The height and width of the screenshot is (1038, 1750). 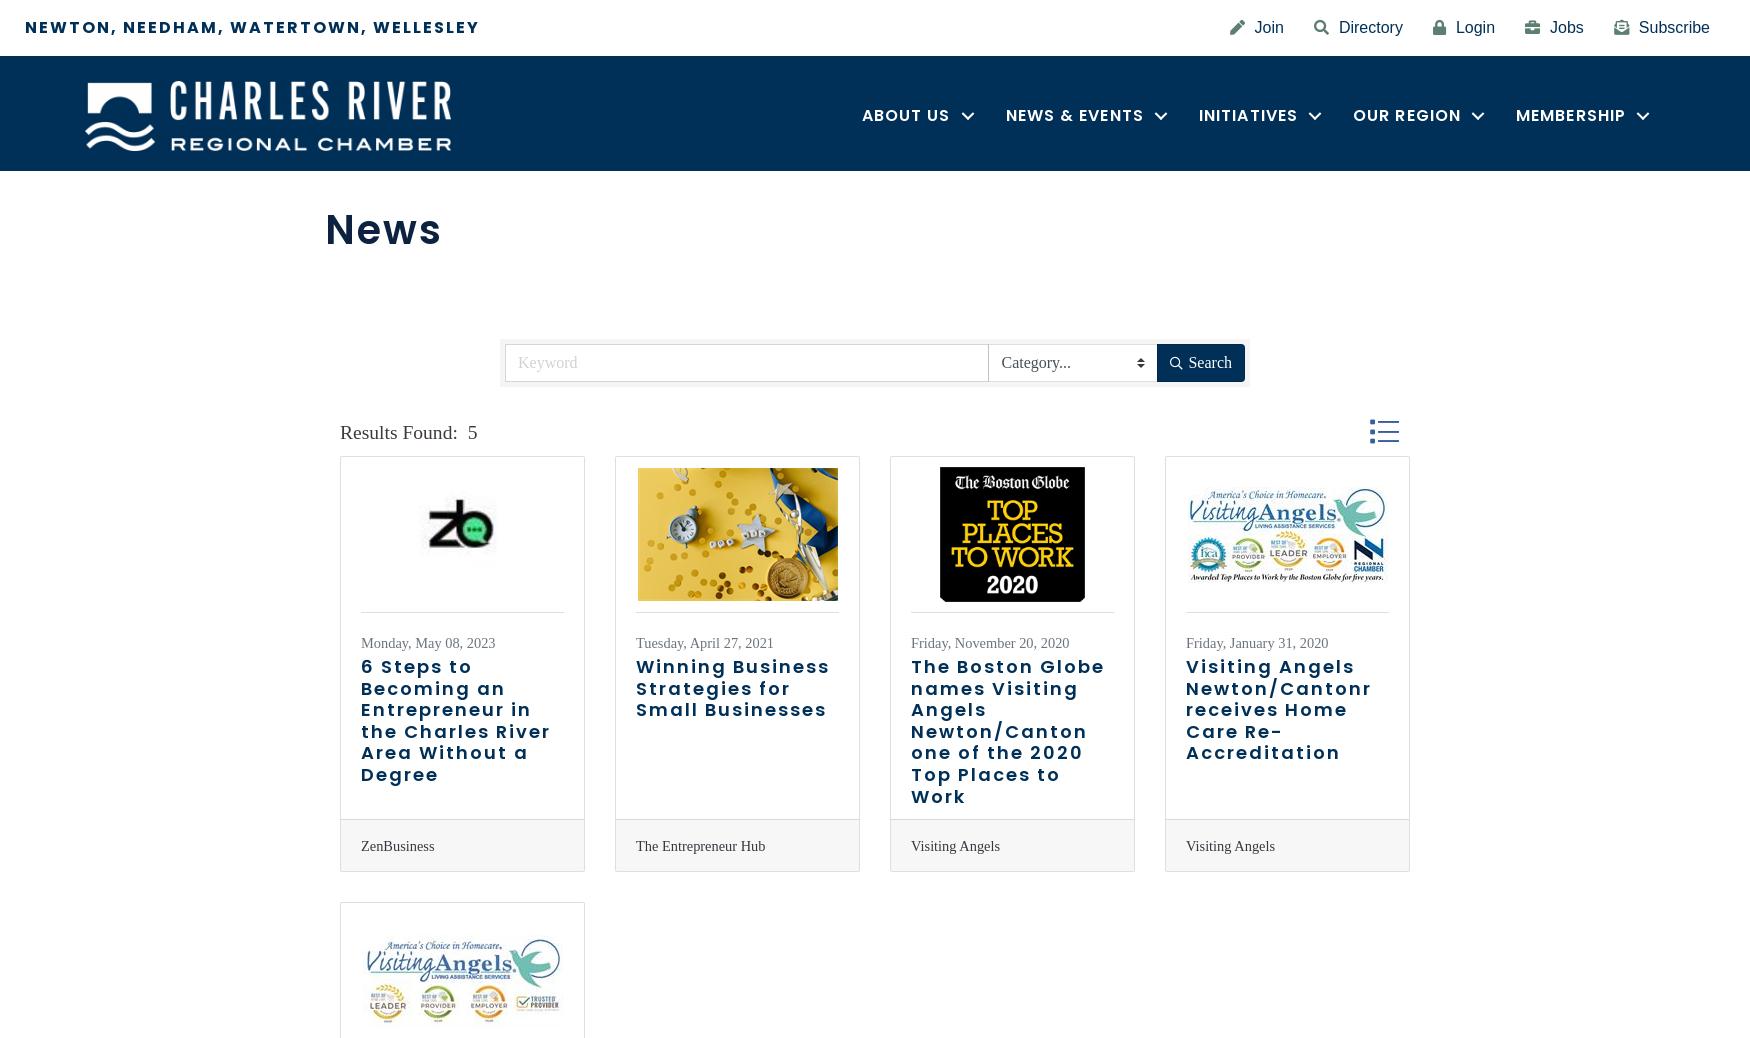 What do you see at coordinates (1278, 708) in the screenshot?
I see `'Visiting Angels Newton/Cantonr receives Home Care Re-Accreditation'` at bounding box center [1278, 708].